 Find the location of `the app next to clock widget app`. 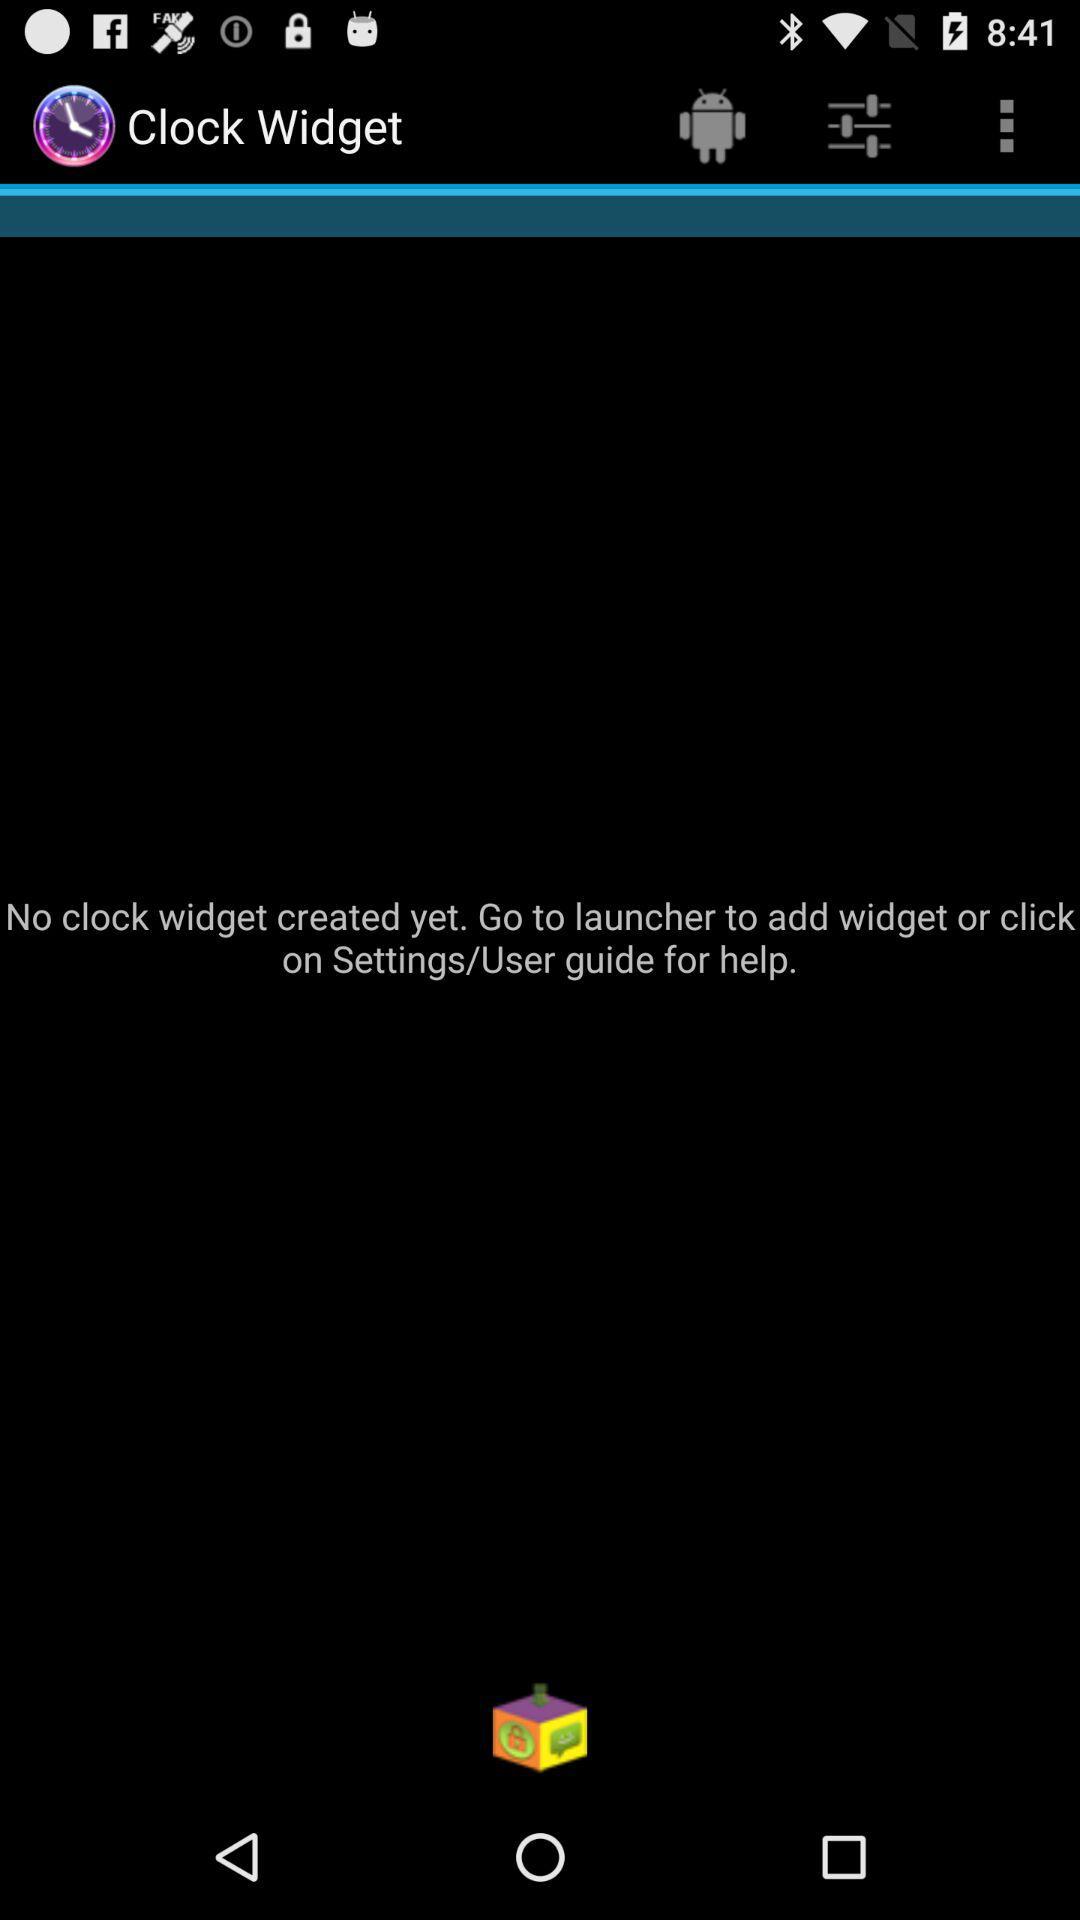

the app next to clock widget app is located at coordinates (711, 124).